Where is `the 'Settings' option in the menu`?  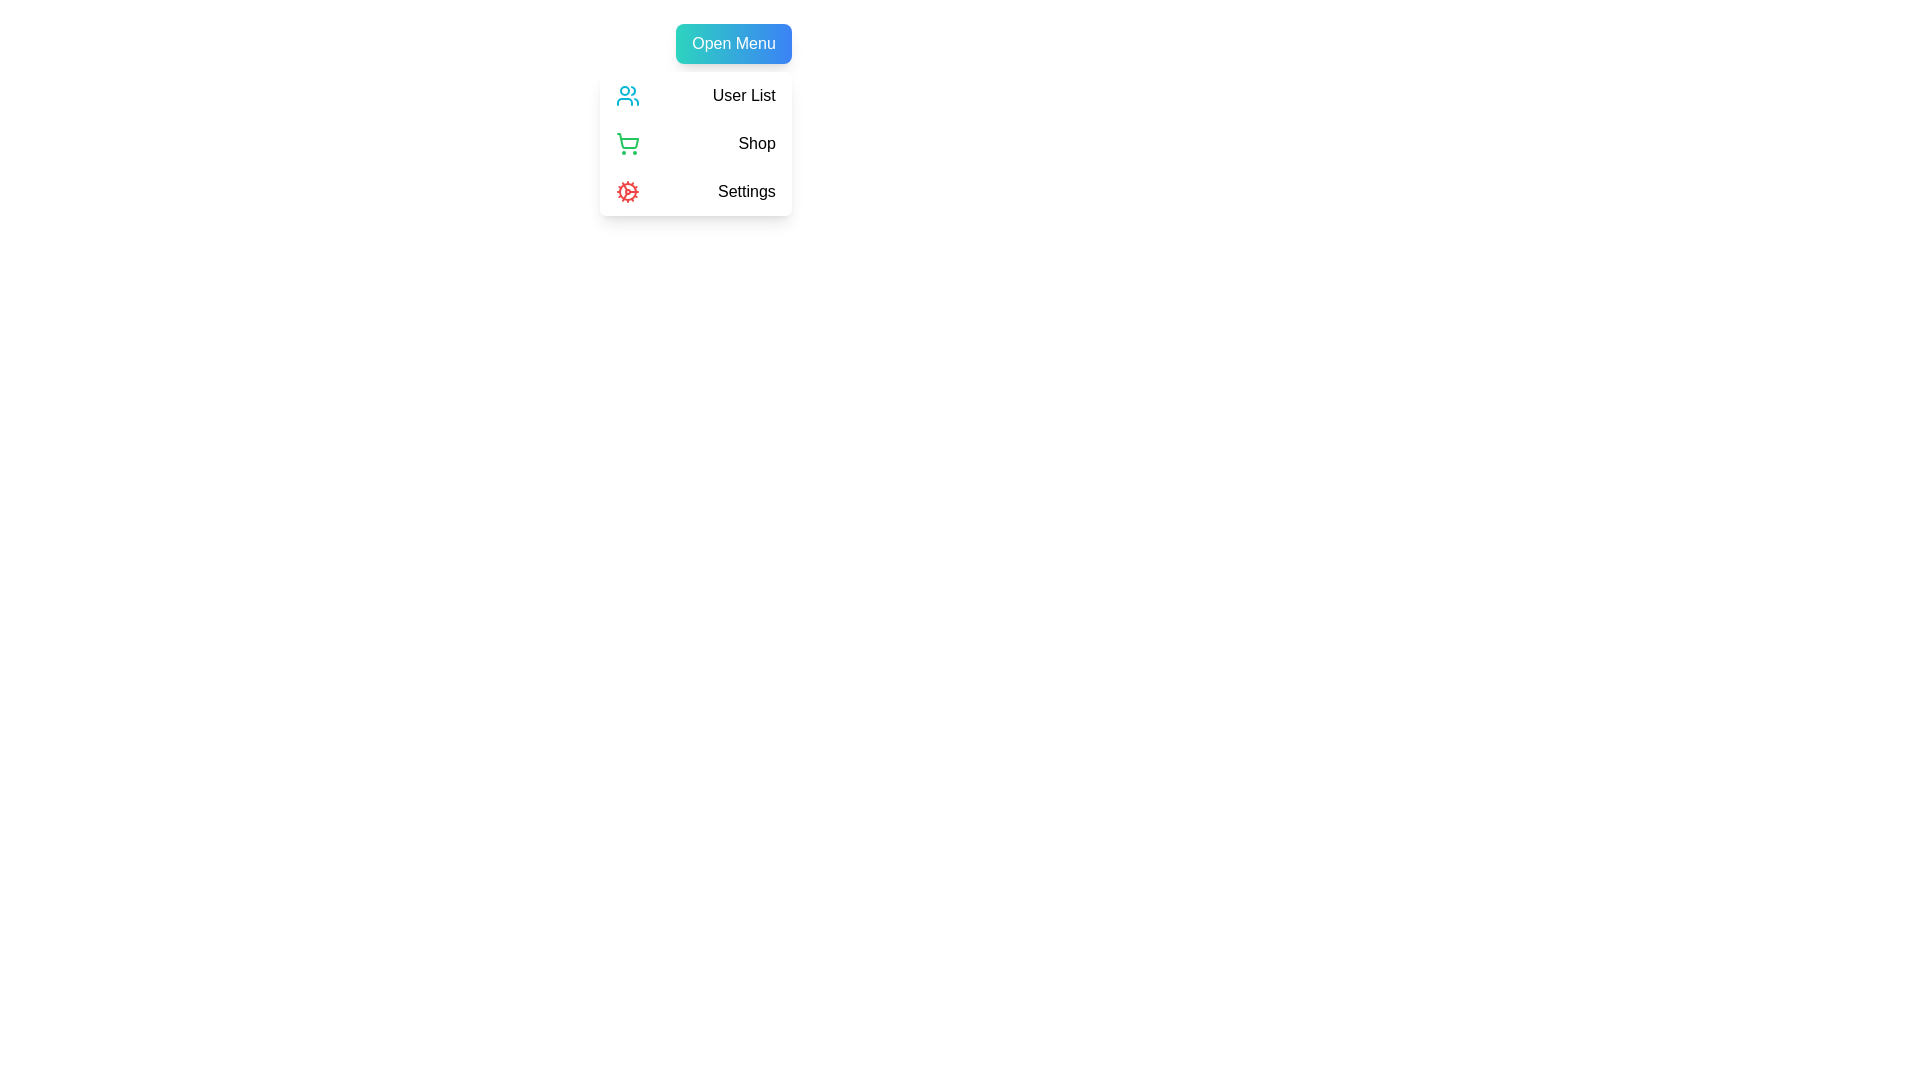 the 'Settings' option in the menu is located at coordinates (695, 192).